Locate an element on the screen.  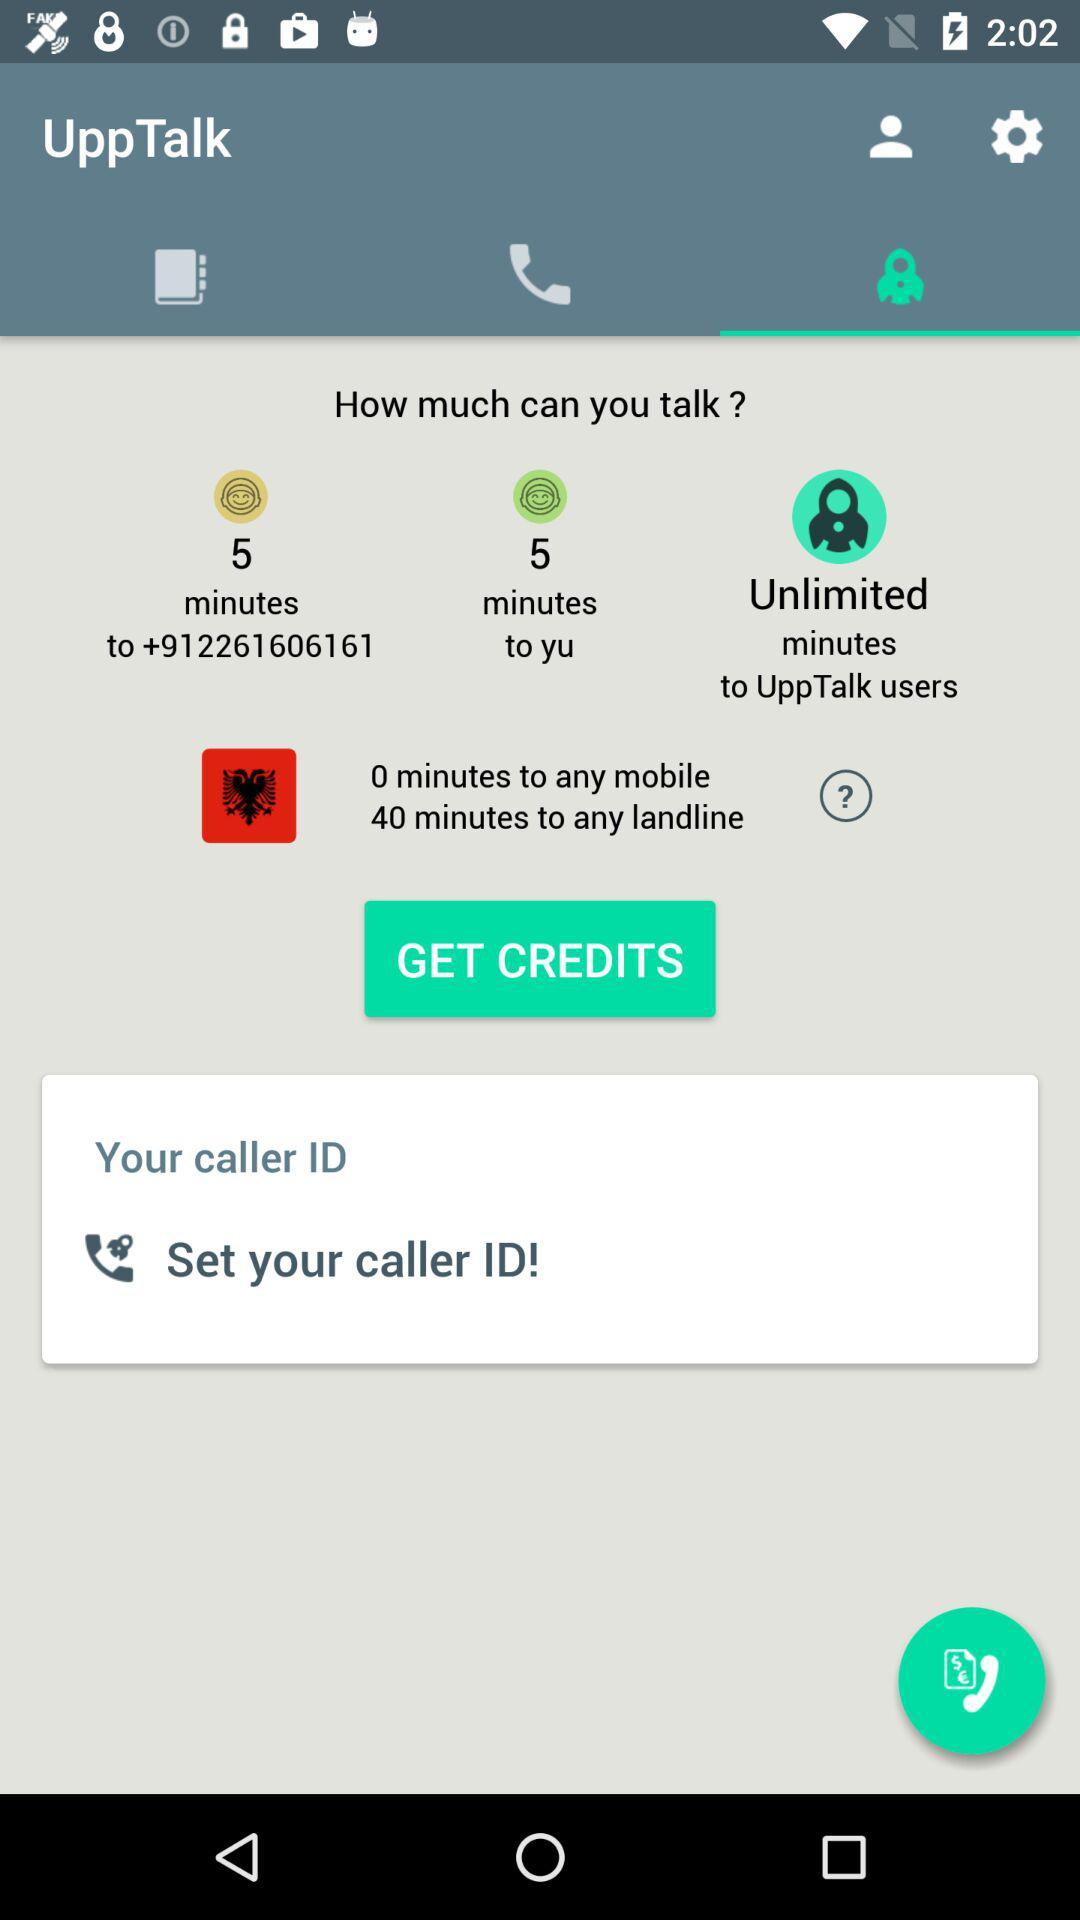
the item below to upptalk users is located at coordinates (971, 1680).